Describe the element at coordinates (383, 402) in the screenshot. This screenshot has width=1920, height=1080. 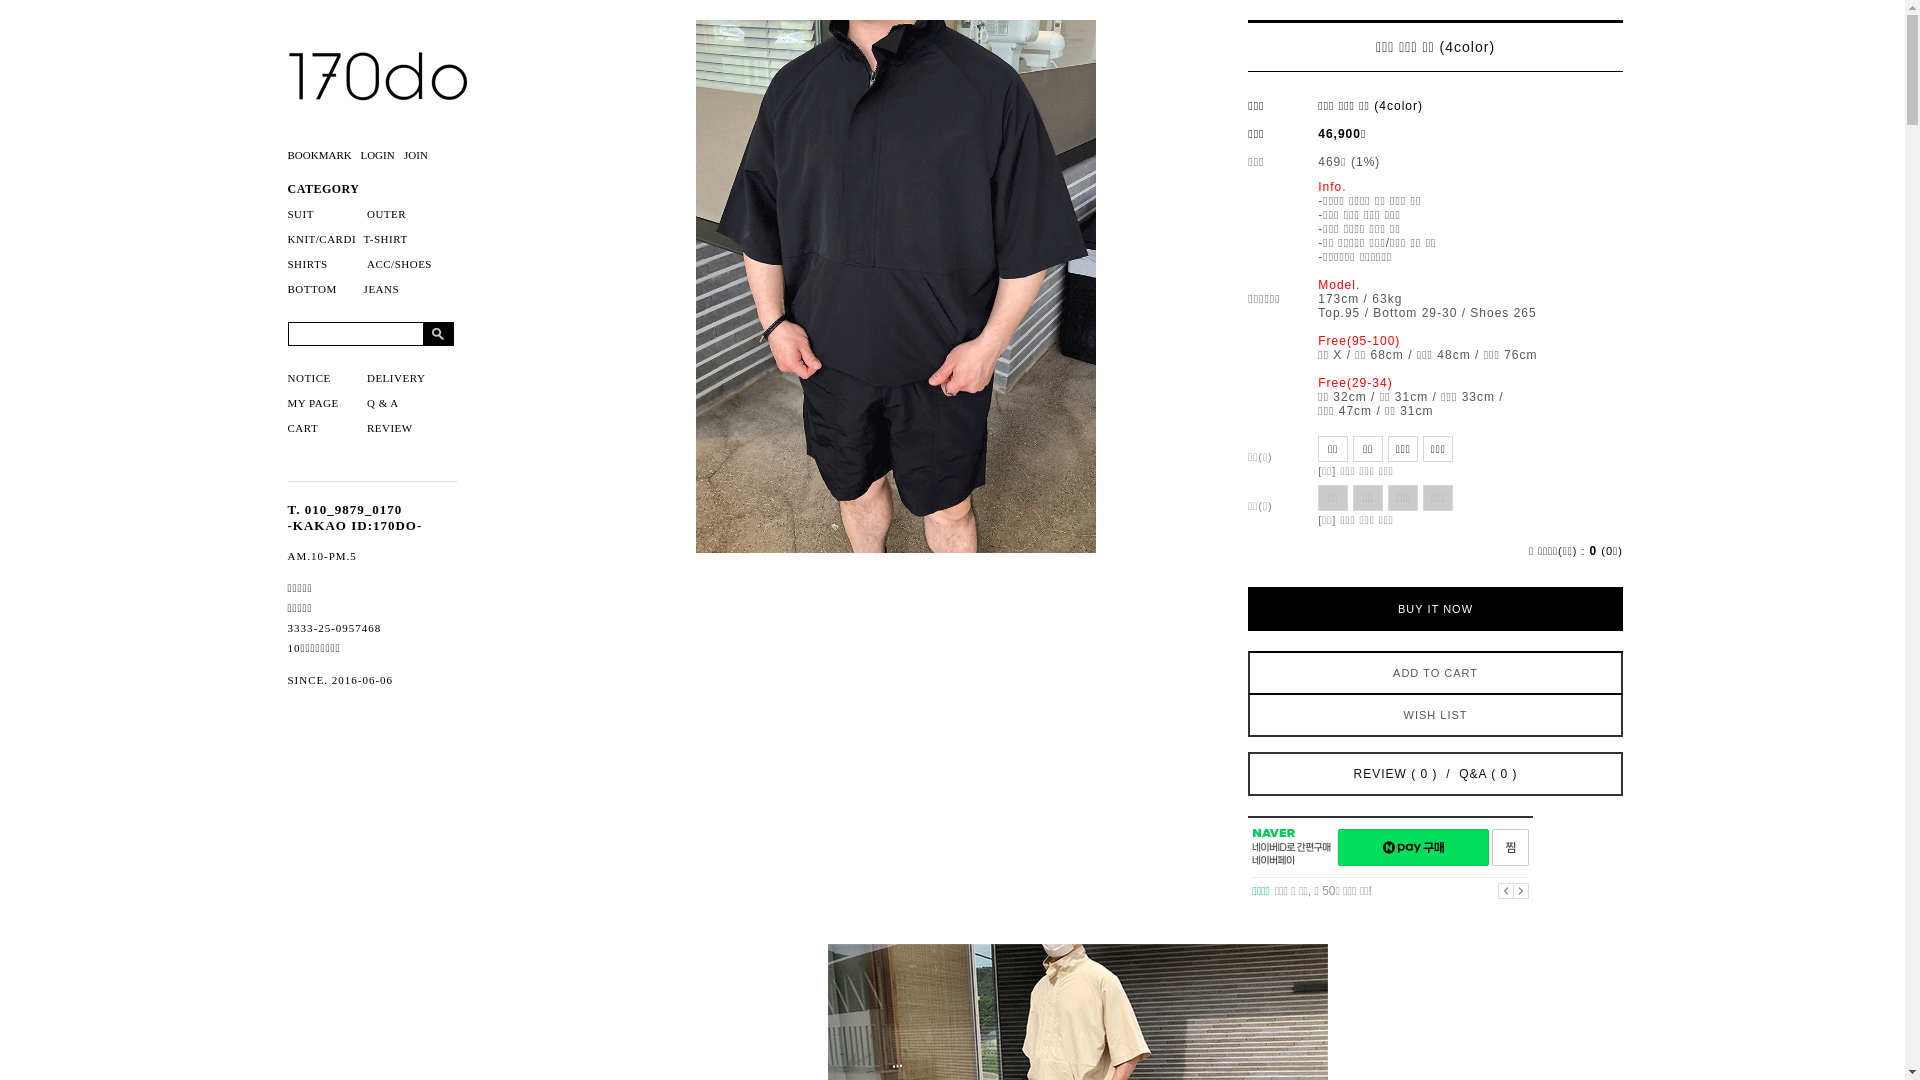
I see `'Q & A'` at that location.